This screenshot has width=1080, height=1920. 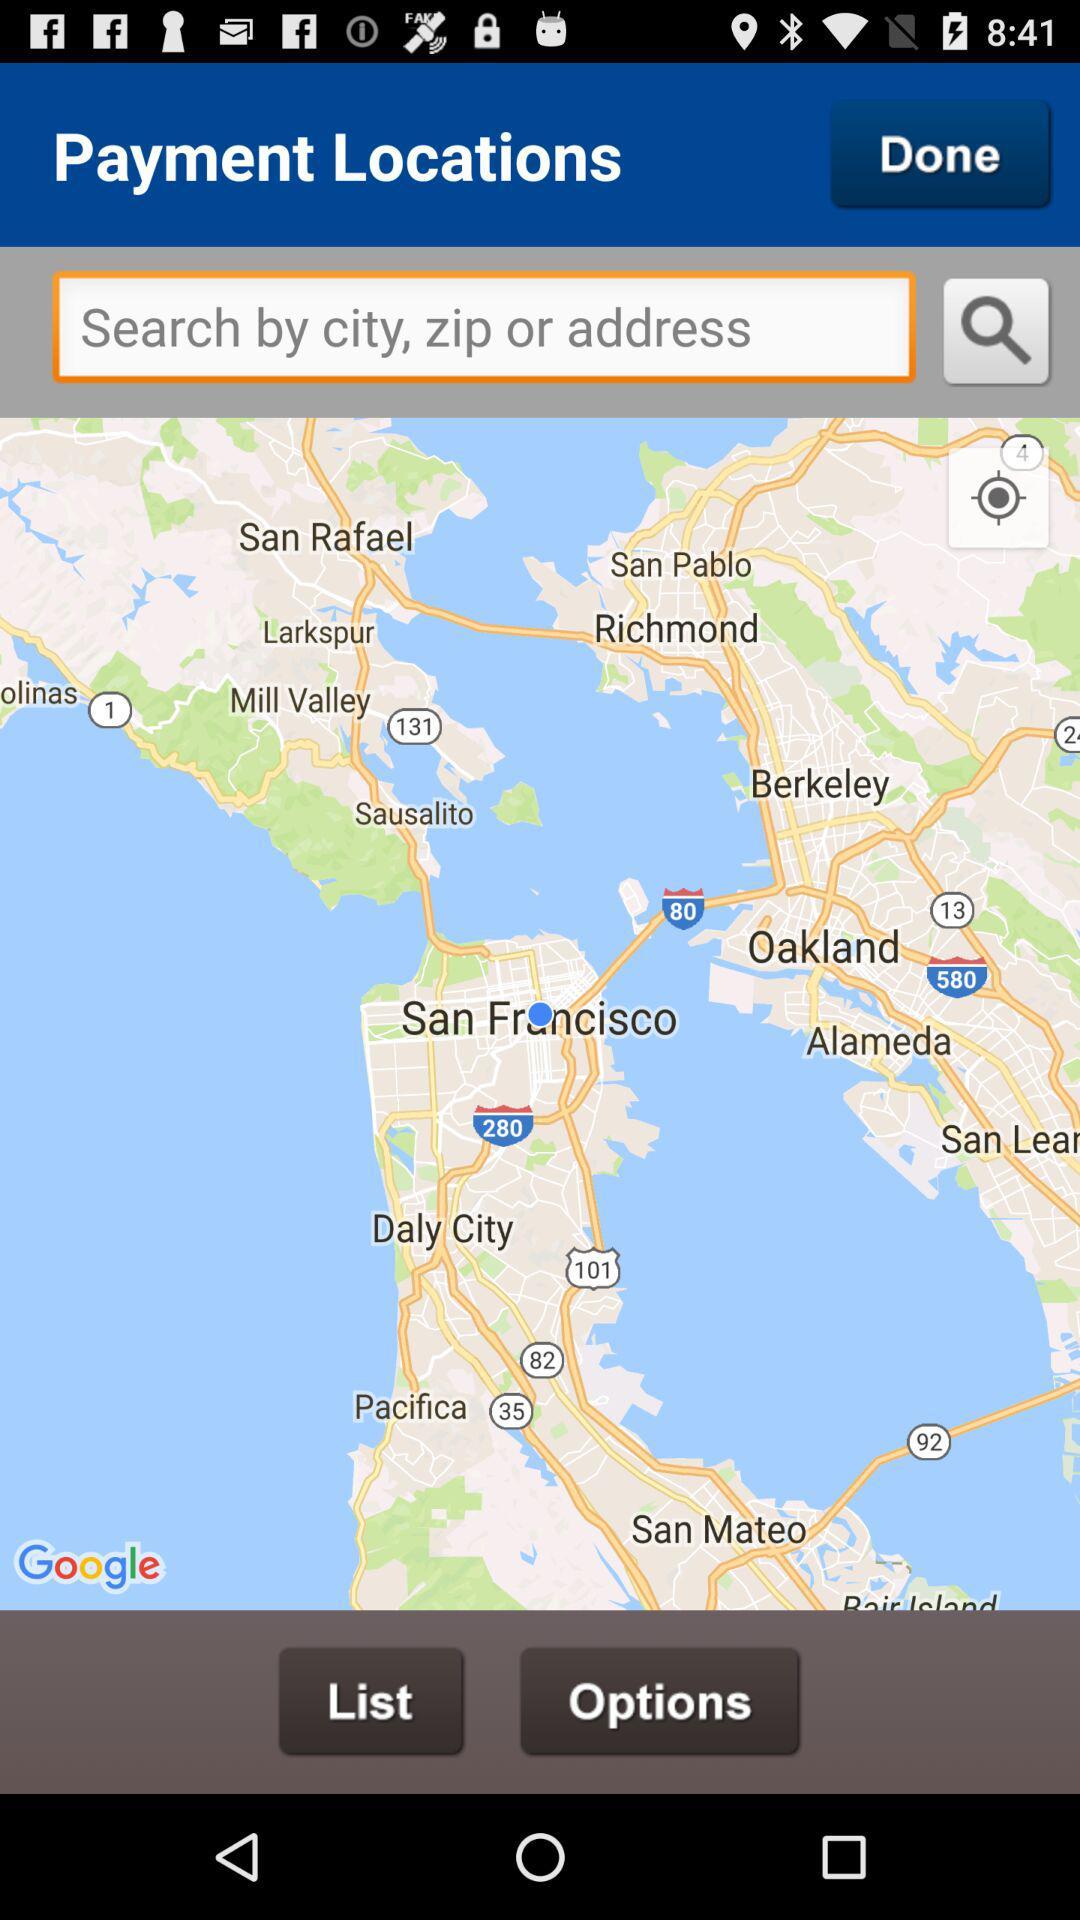 I want to click on see list from map, so click(x=371, y=1701).